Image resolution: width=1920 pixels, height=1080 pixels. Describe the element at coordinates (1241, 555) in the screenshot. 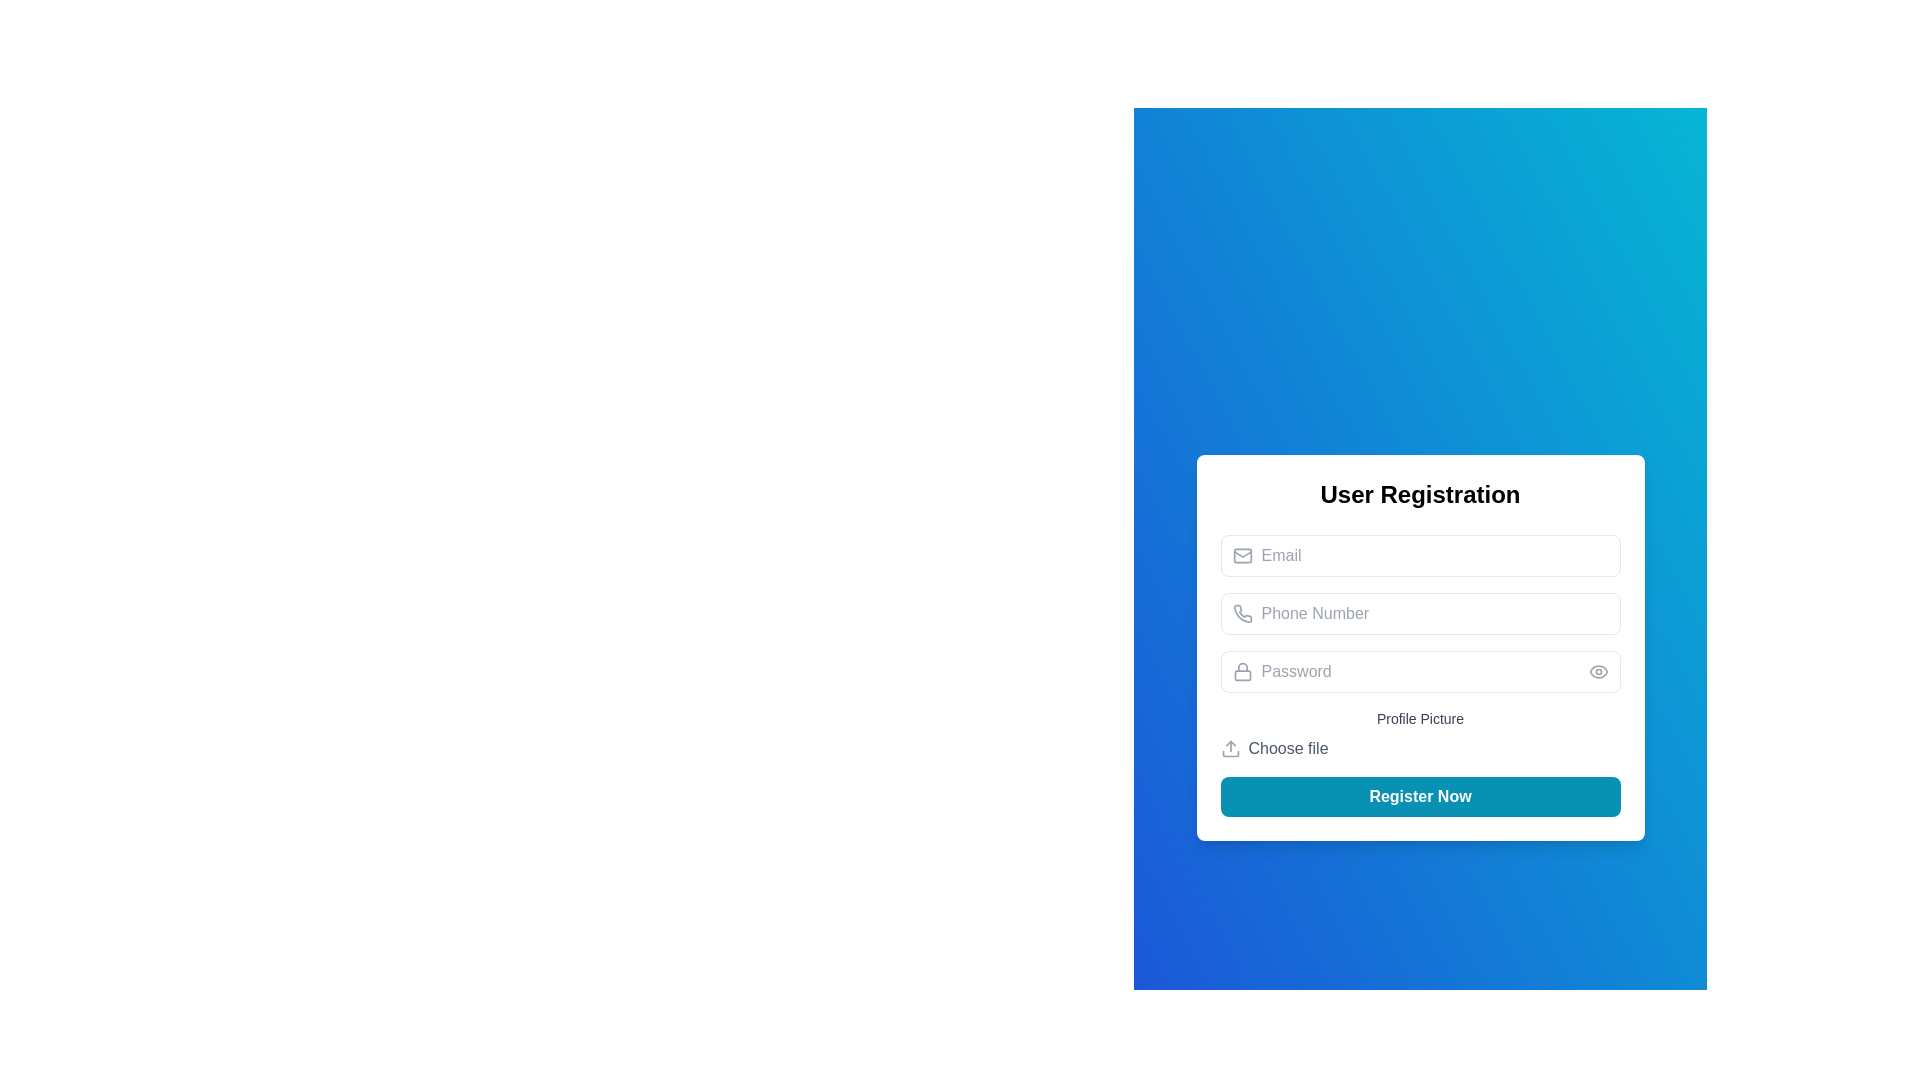

I see `the mail icon, which is a minimalistic envelope shape located to the left of the email input field` at that location.